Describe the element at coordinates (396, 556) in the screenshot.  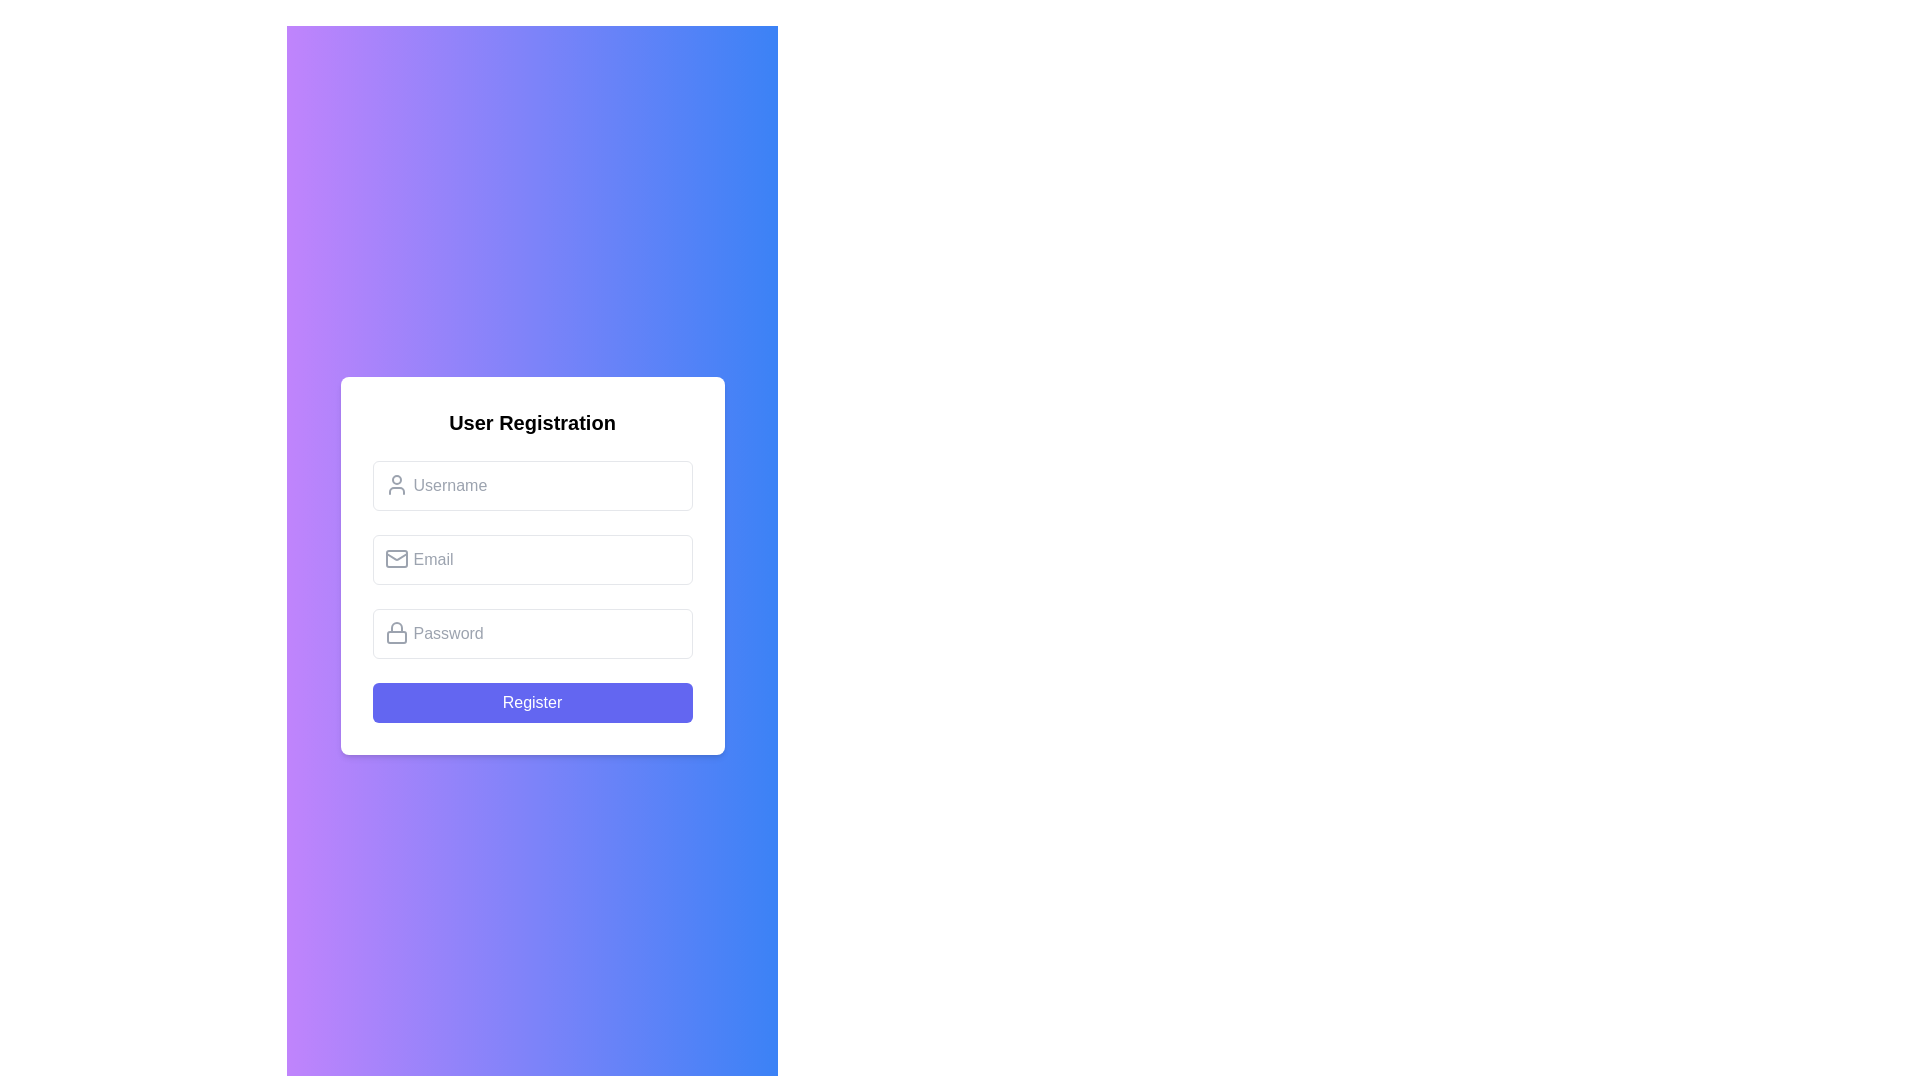
I see `the email icon located to the left of the email input field in the user registration form` at that location.